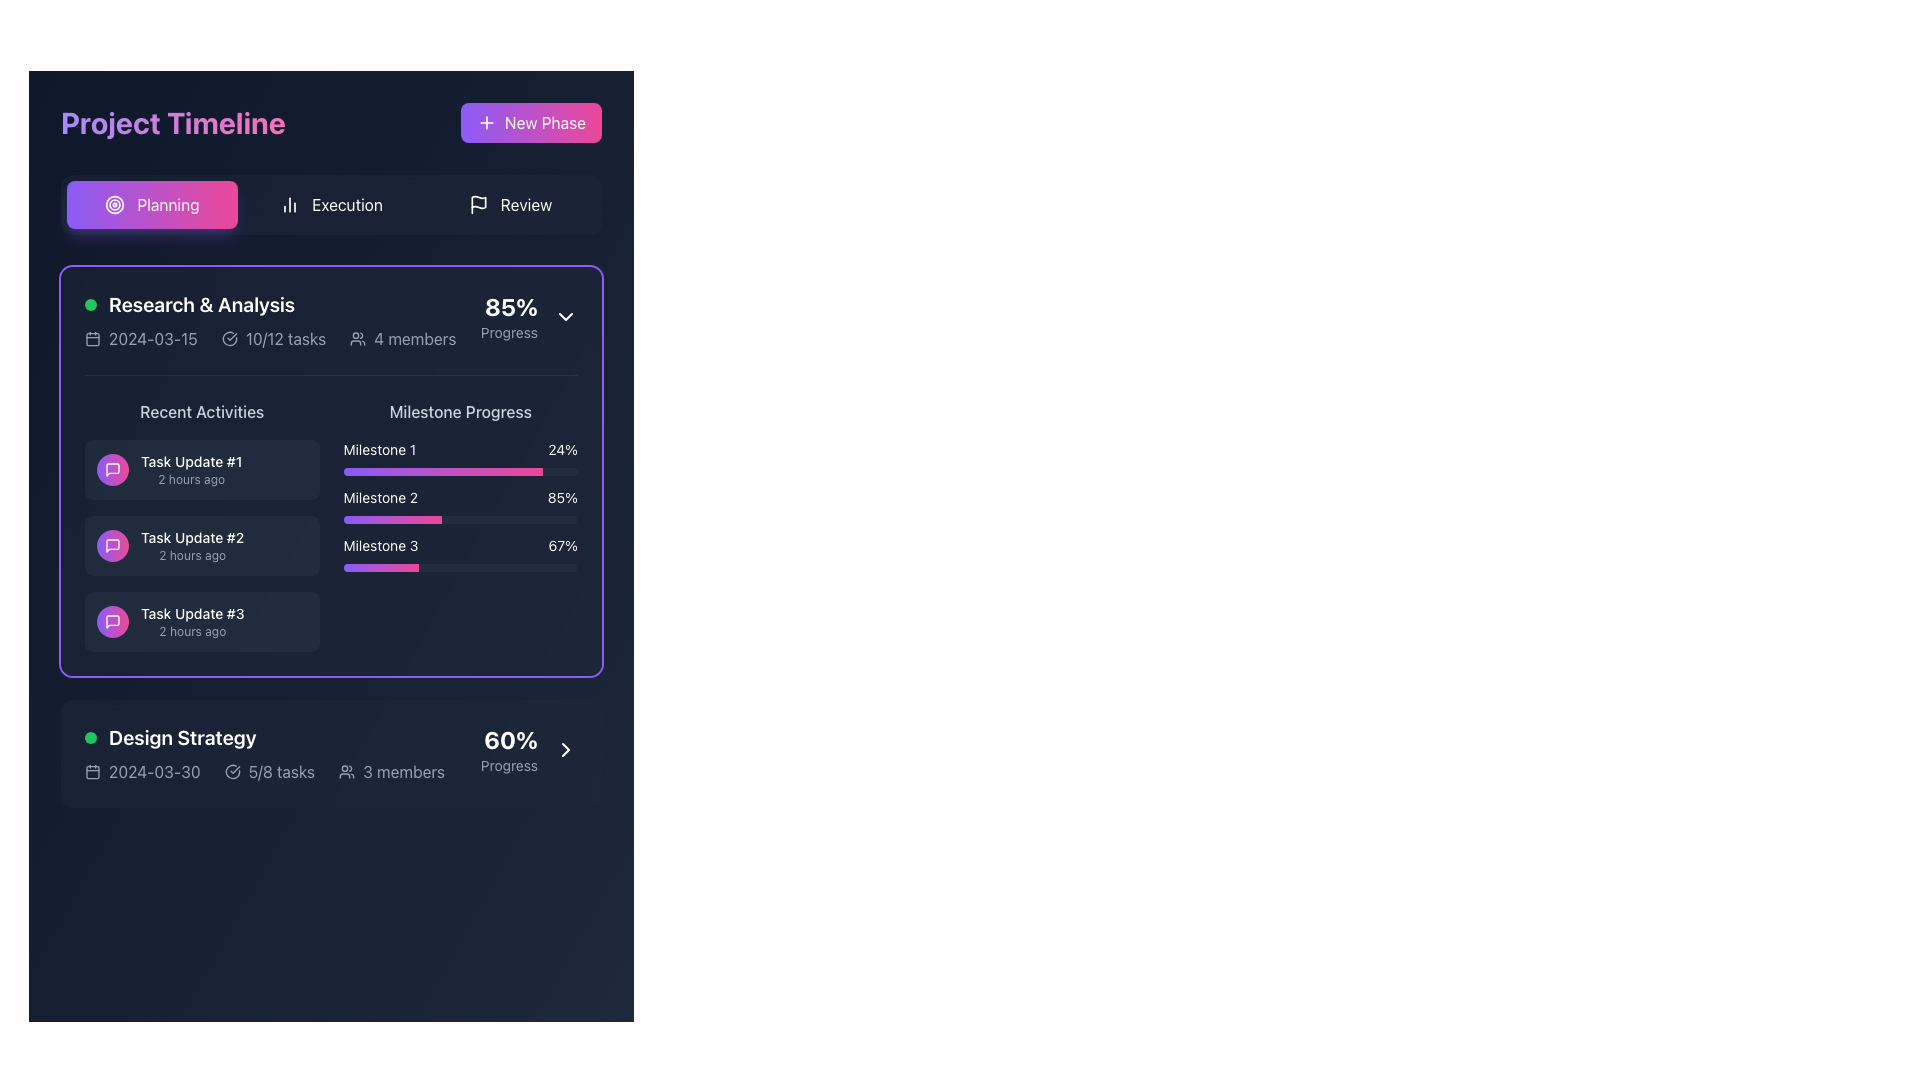 This screenshot has height=1080, width=1920. What do you see at coordinates (486, 123) in the screenshot?
I see `the icon for creating or adding a new phase, which is located inside the 'New Phase' button at the top-right corner of the interface` at bounding box center [486, 123].